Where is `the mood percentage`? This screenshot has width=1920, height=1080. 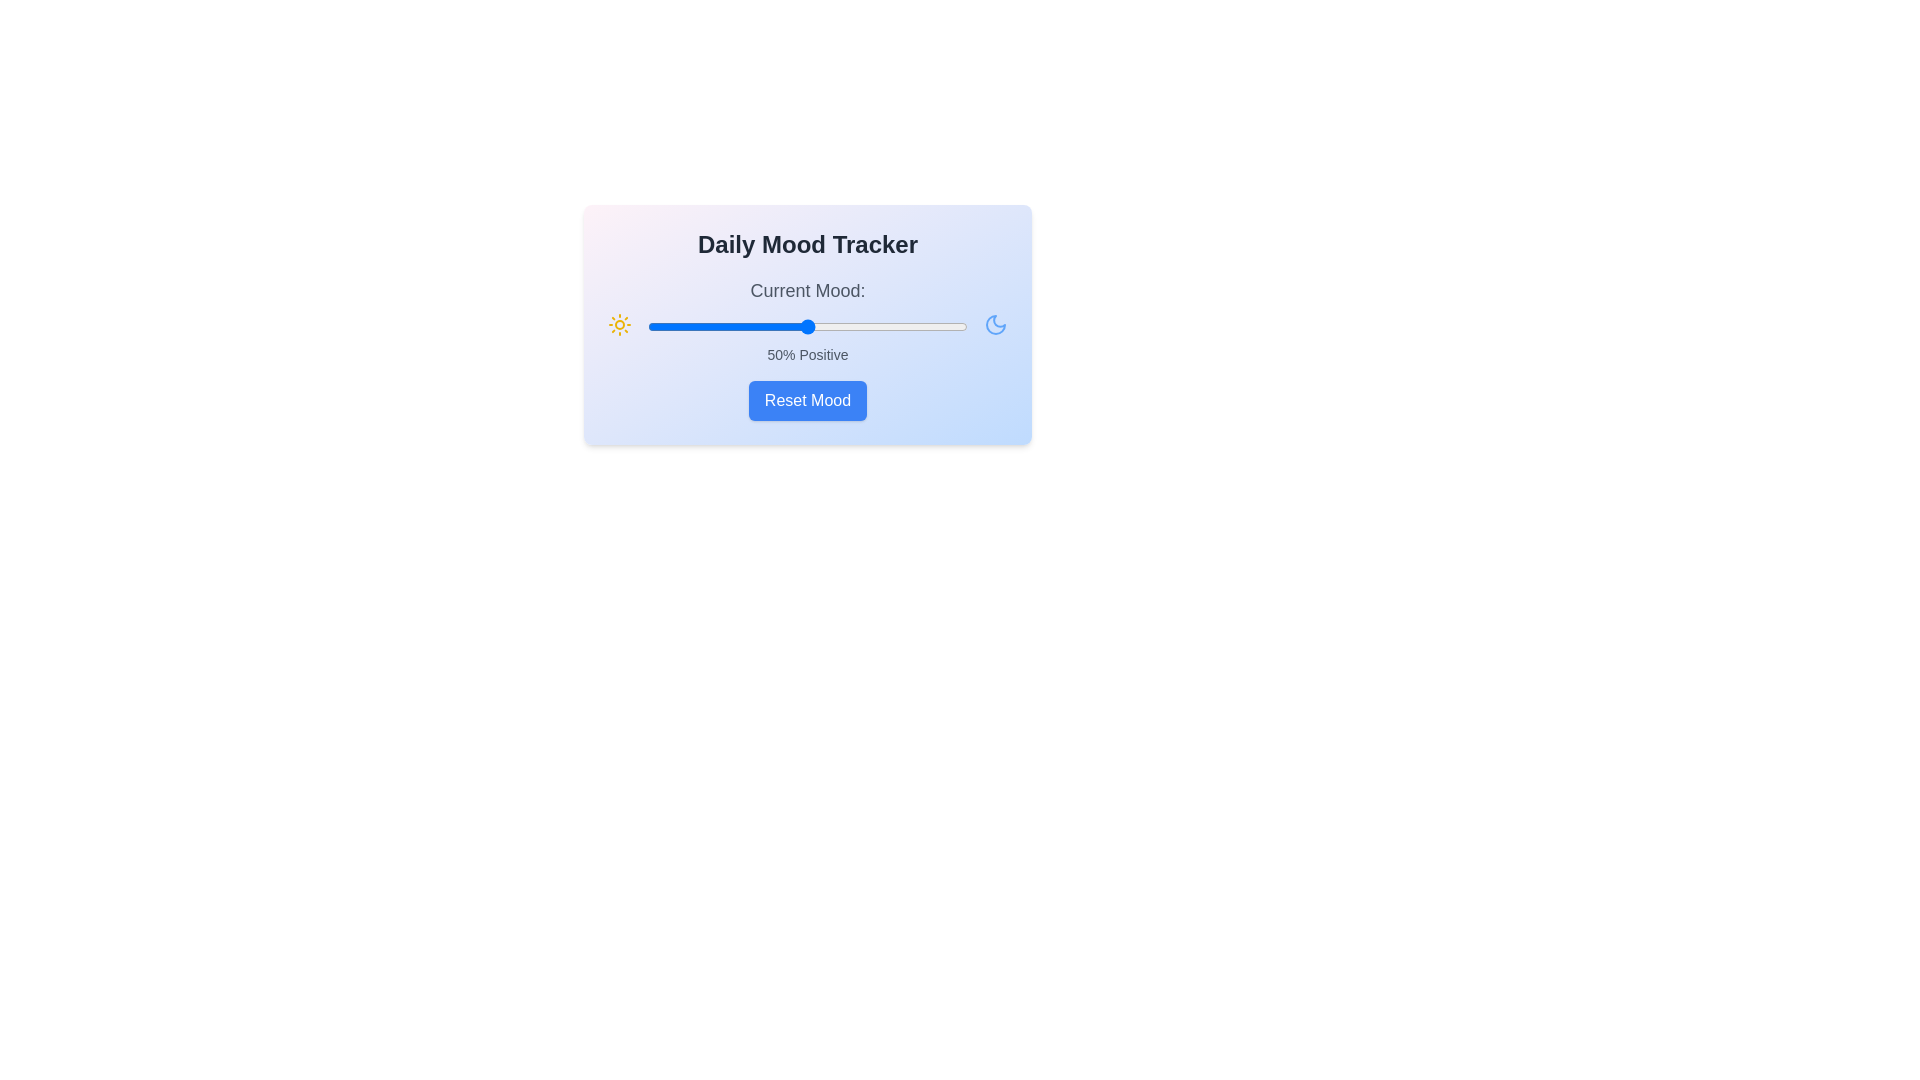
the mood percentage is located at coordinates (736, 326).